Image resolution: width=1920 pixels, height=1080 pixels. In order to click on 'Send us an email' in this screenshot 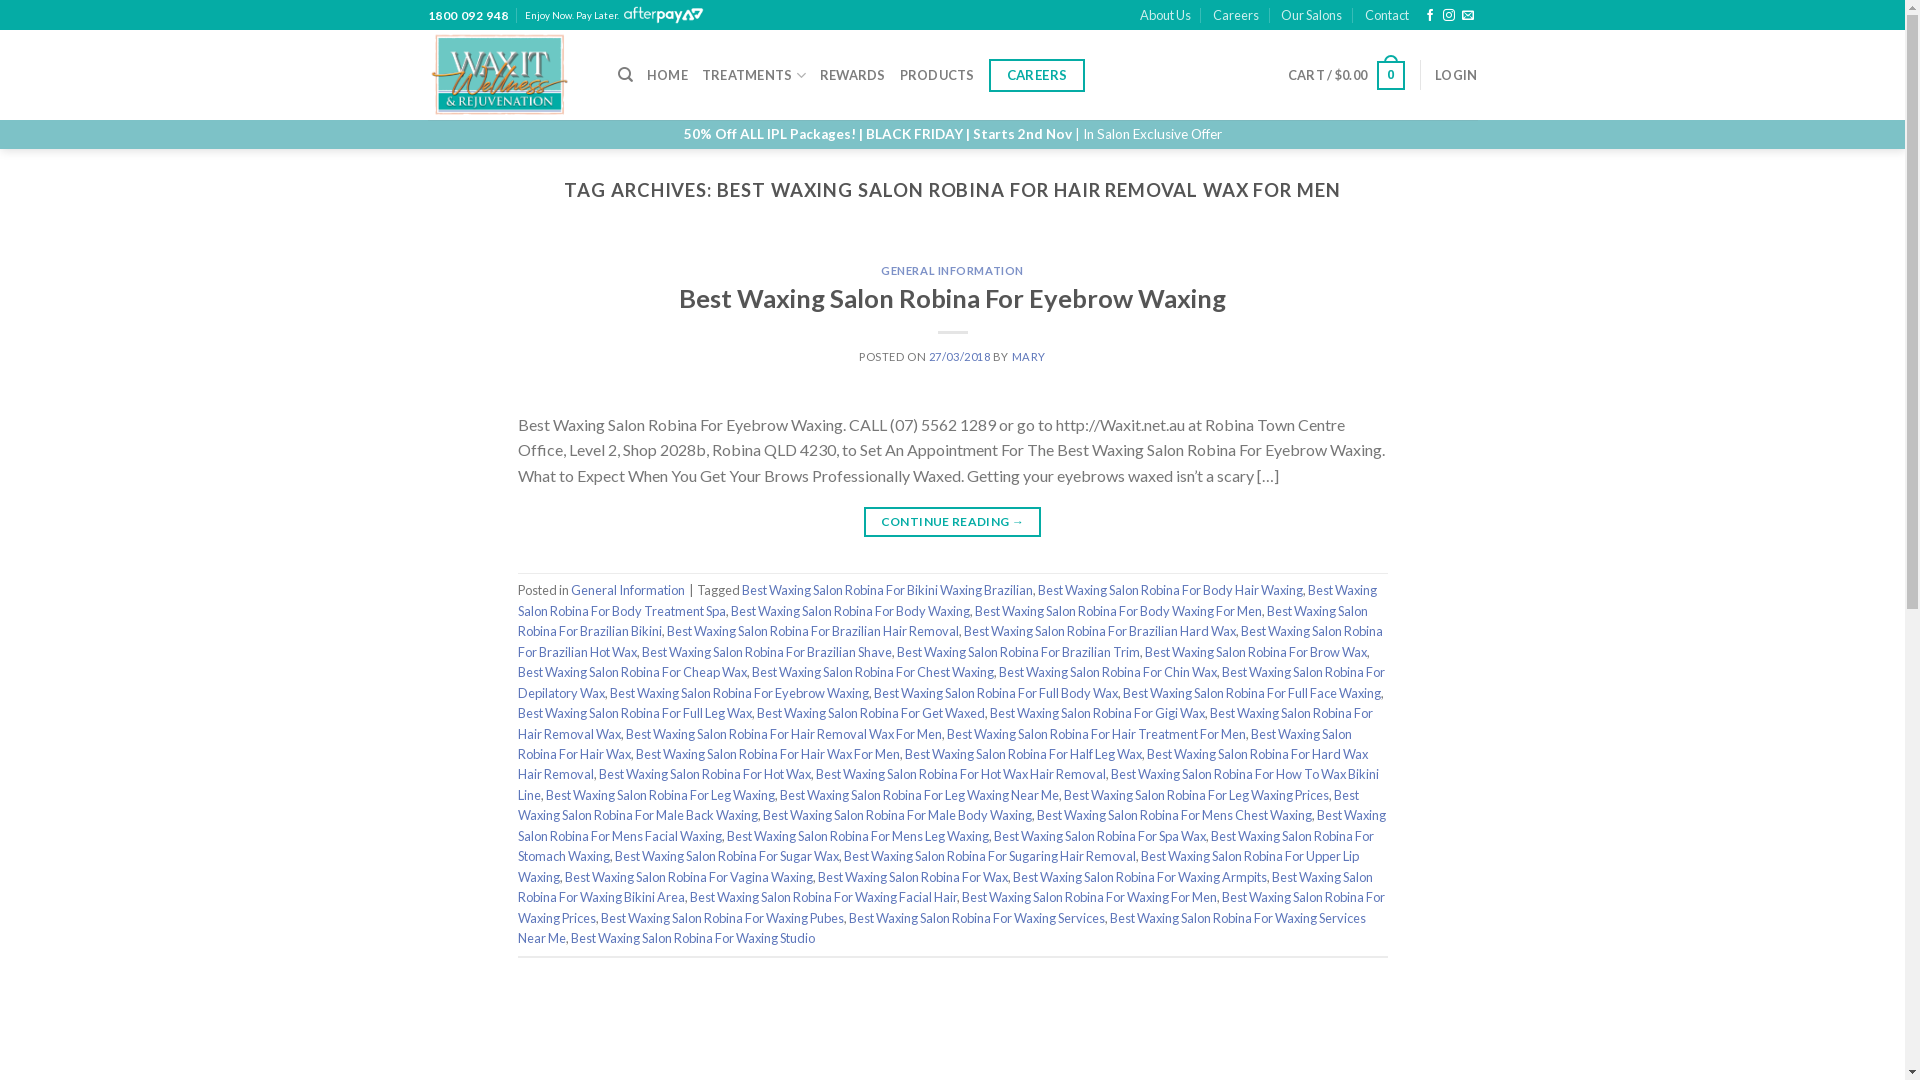, I will do `click(1468, 15)`.